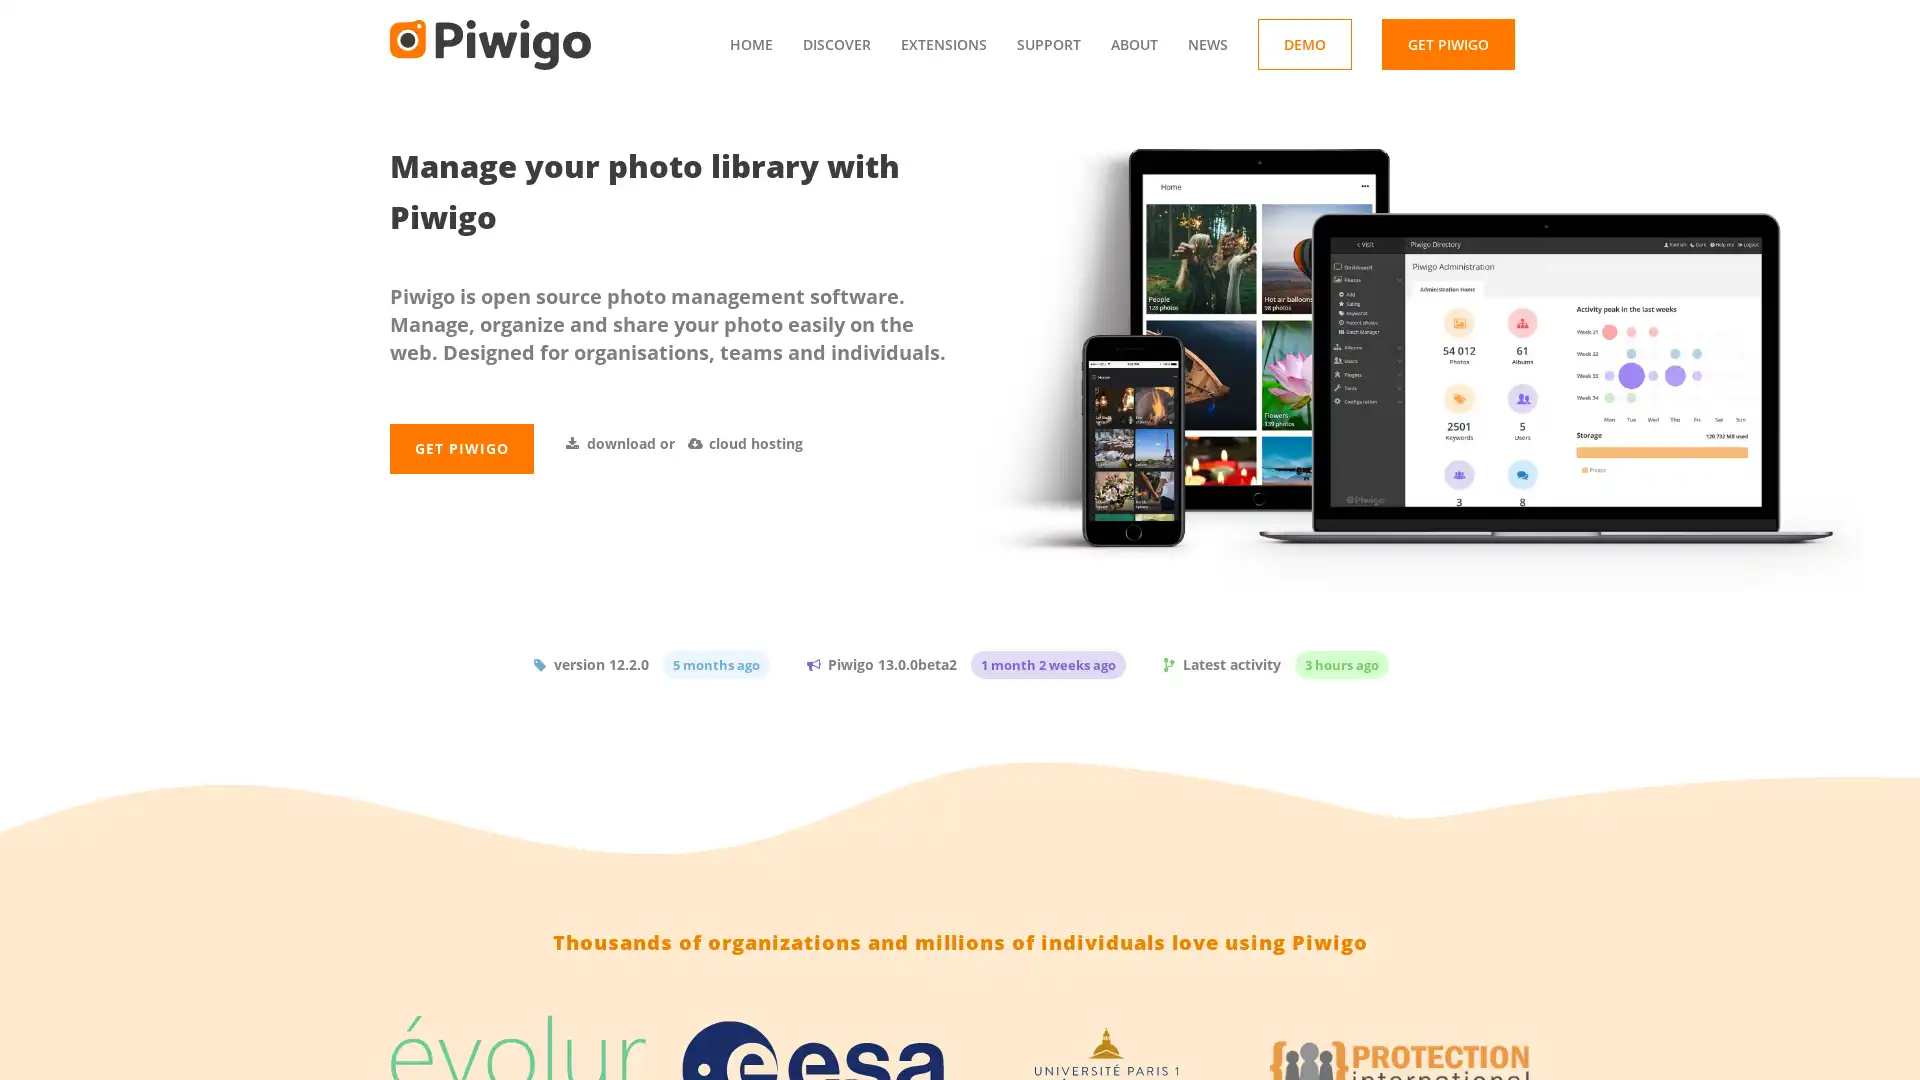 The width and height of the screenshot is (1920, 1080). Describe the element at coordinates (460, 490) in the screenshot. I see `GET PIWIGO` at that location.